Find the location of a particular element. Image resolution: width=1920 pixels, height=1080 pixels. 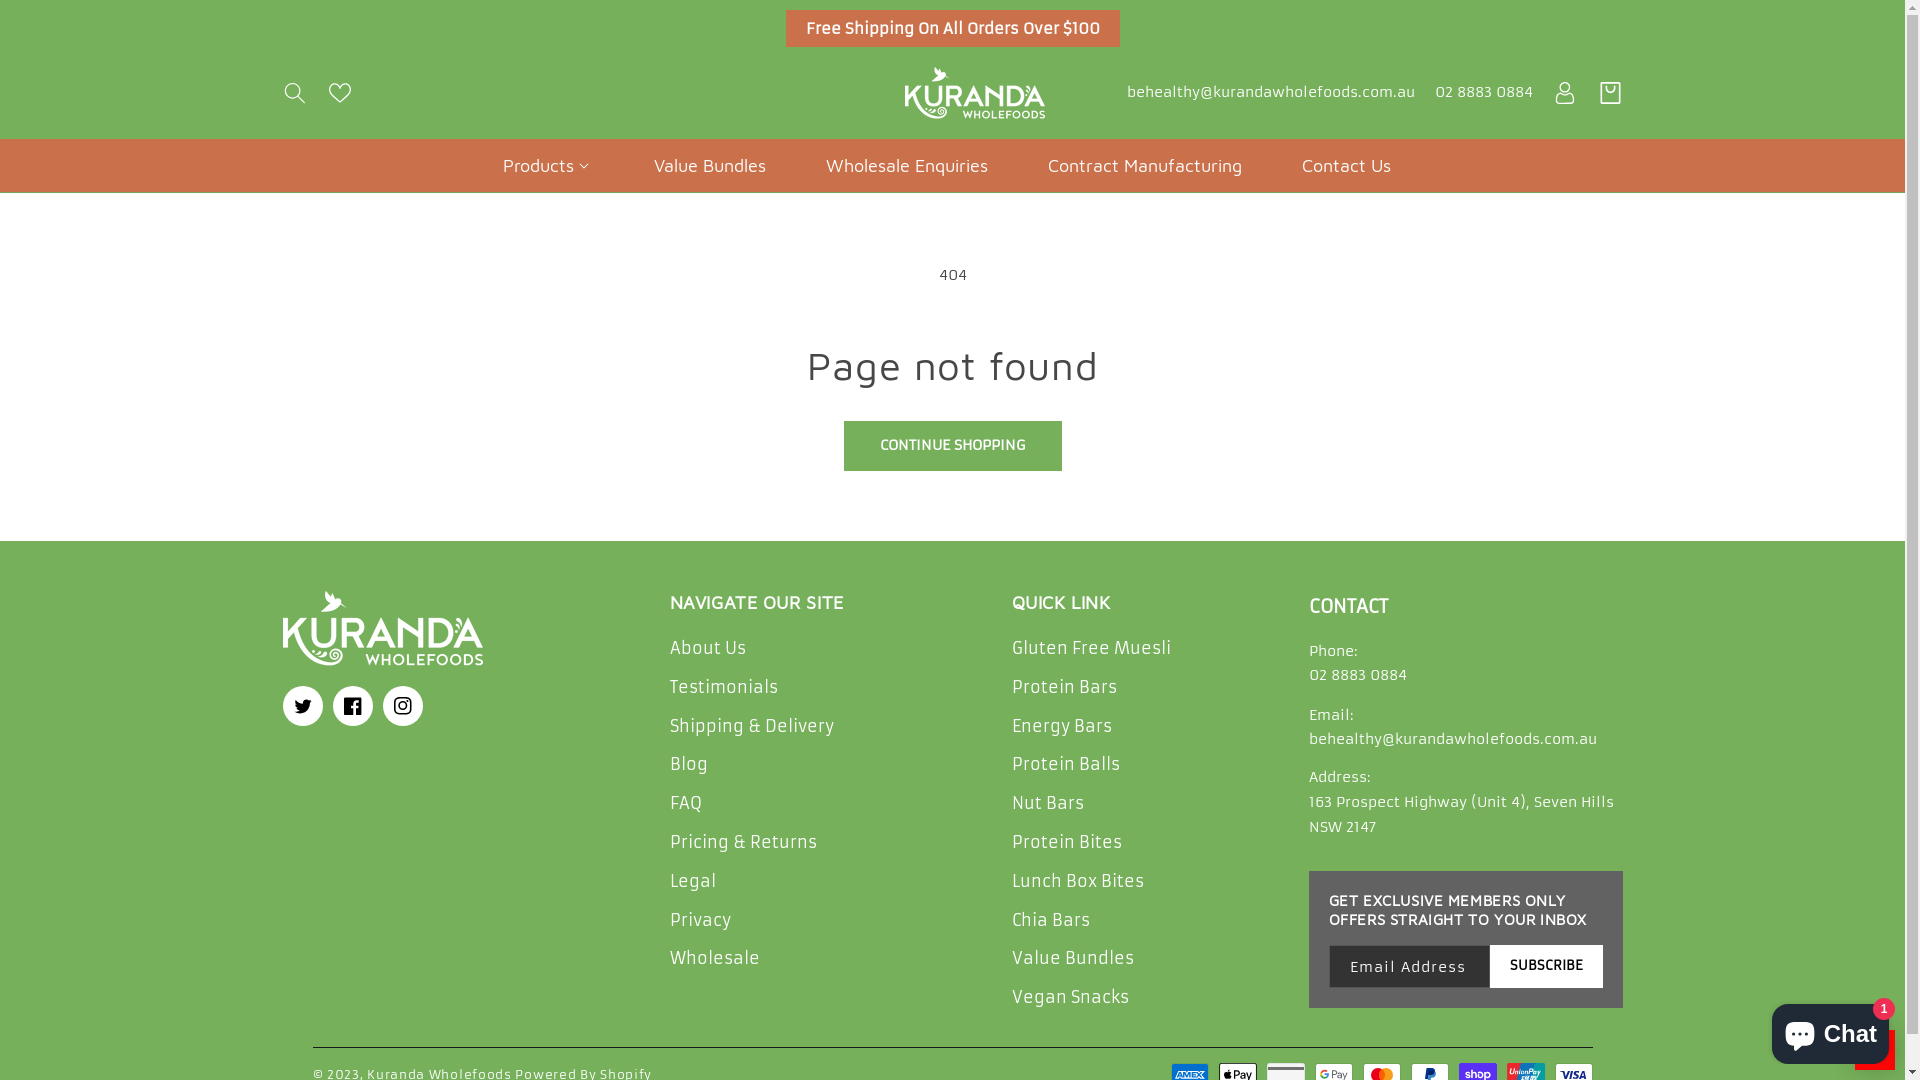

'Blog' is located at coordinates (670, 764).